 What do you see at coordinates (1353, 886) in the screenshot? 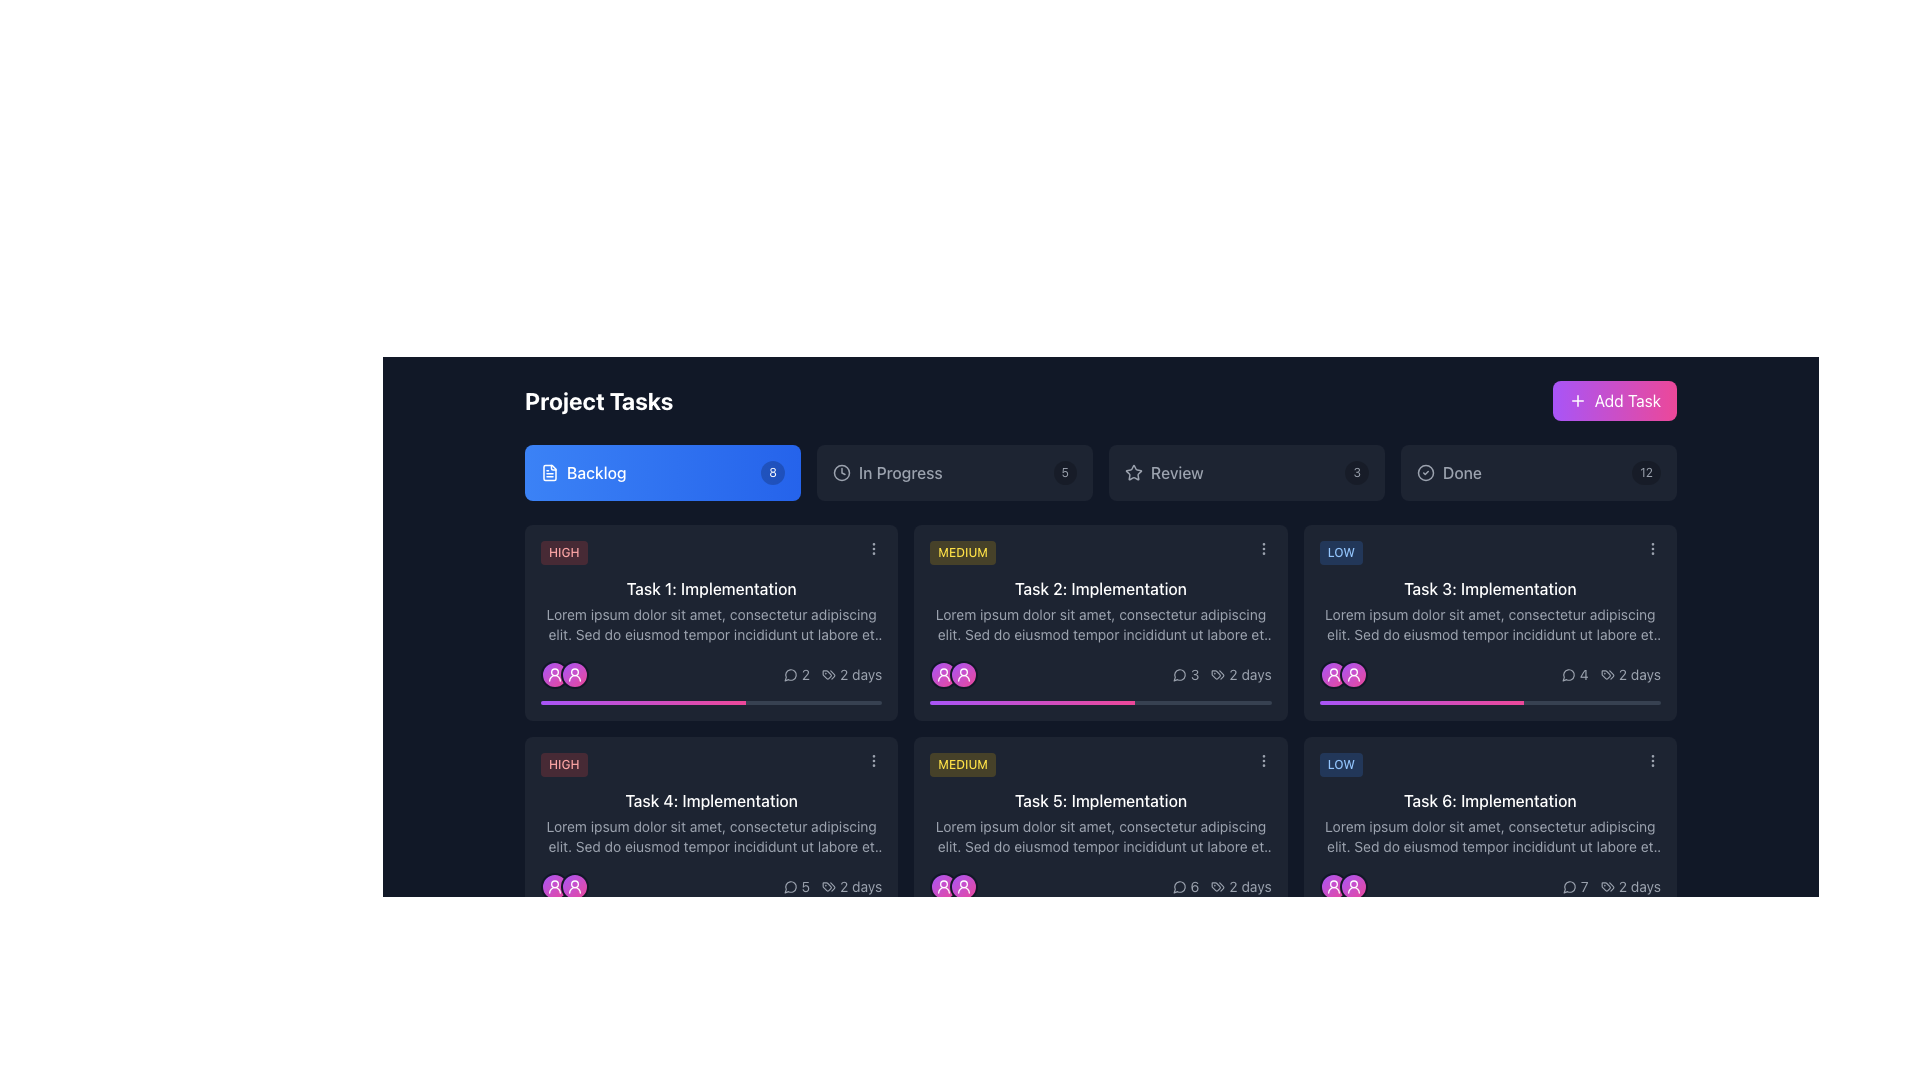
I see `the user icon located inside the 'Task 6: Implementation' card in the 'Done' section of the project board, indicating task collaborators` at bounding box center [1353, 886].